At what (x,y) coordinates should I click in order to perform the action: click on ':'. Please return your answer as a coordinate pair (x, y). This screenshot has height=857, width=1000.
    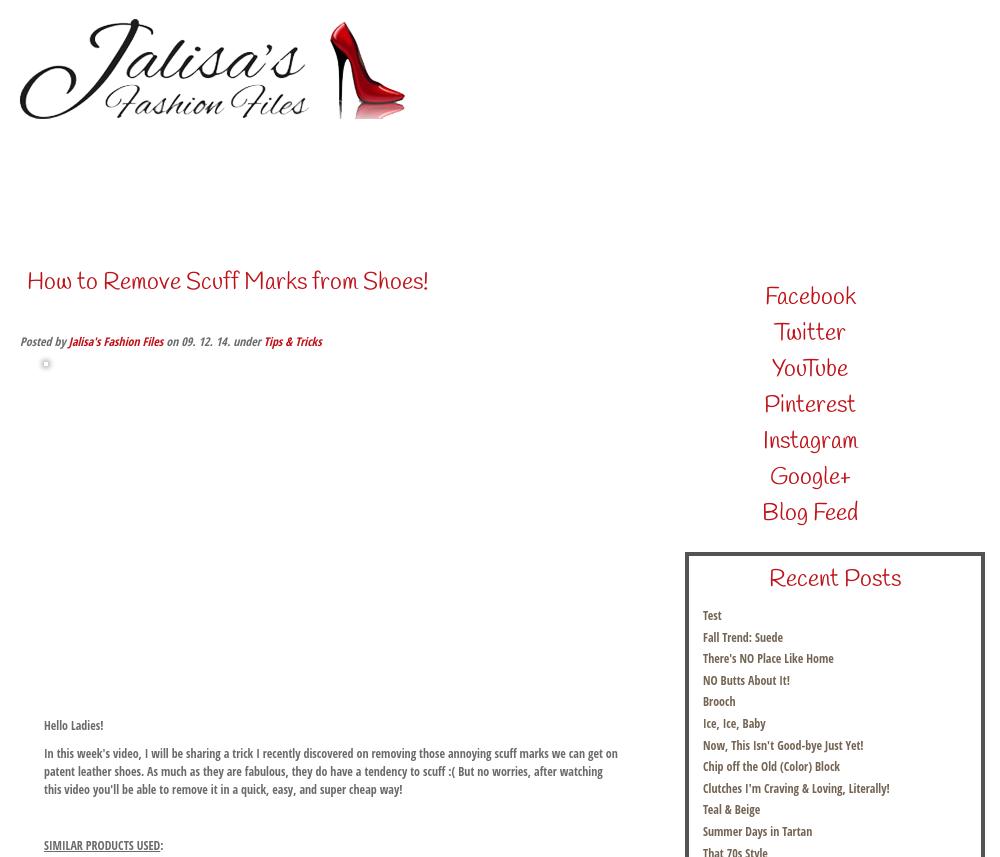
    Looking at the image, I should click on (160, 844).